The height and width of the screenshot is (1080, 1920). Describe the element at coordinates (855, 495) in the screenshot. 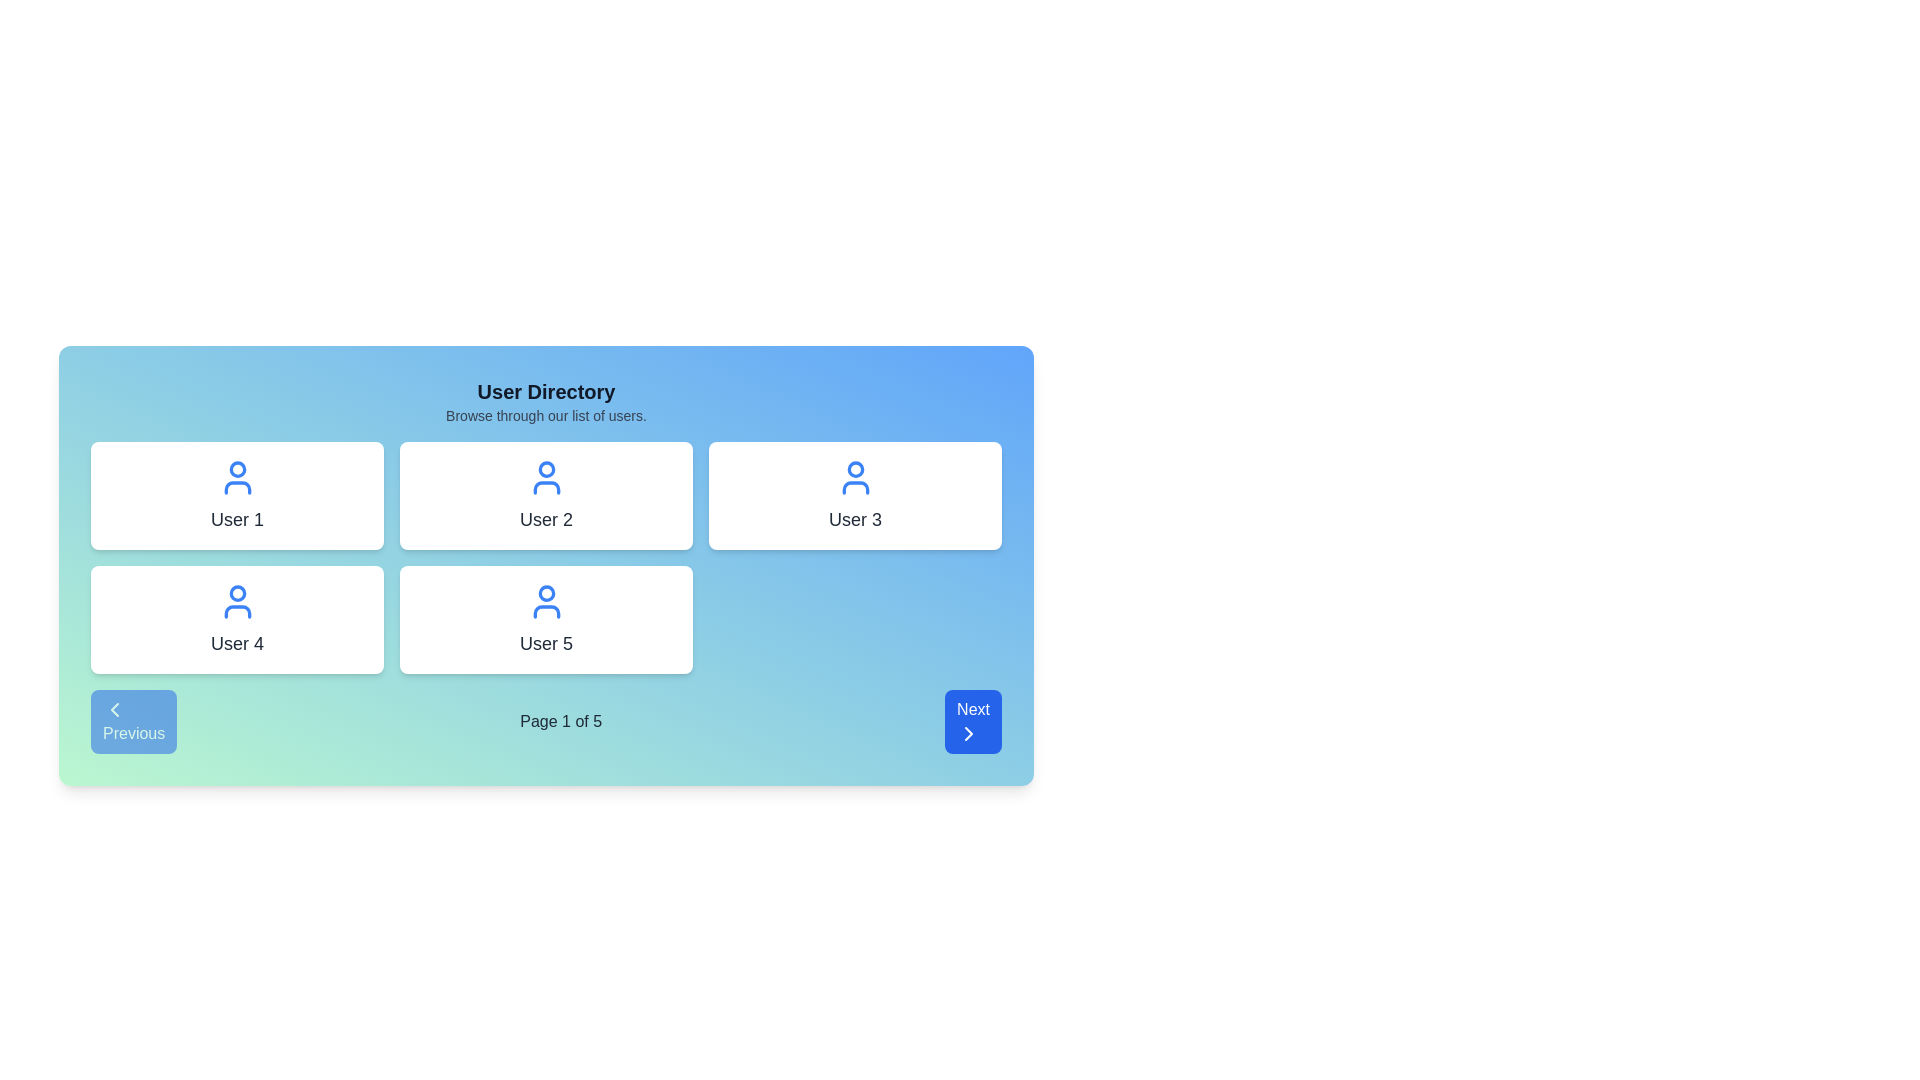

I see `on the user card labeled 'User 3' which features a blue user icon and is the third card in the grid layout` at that location.